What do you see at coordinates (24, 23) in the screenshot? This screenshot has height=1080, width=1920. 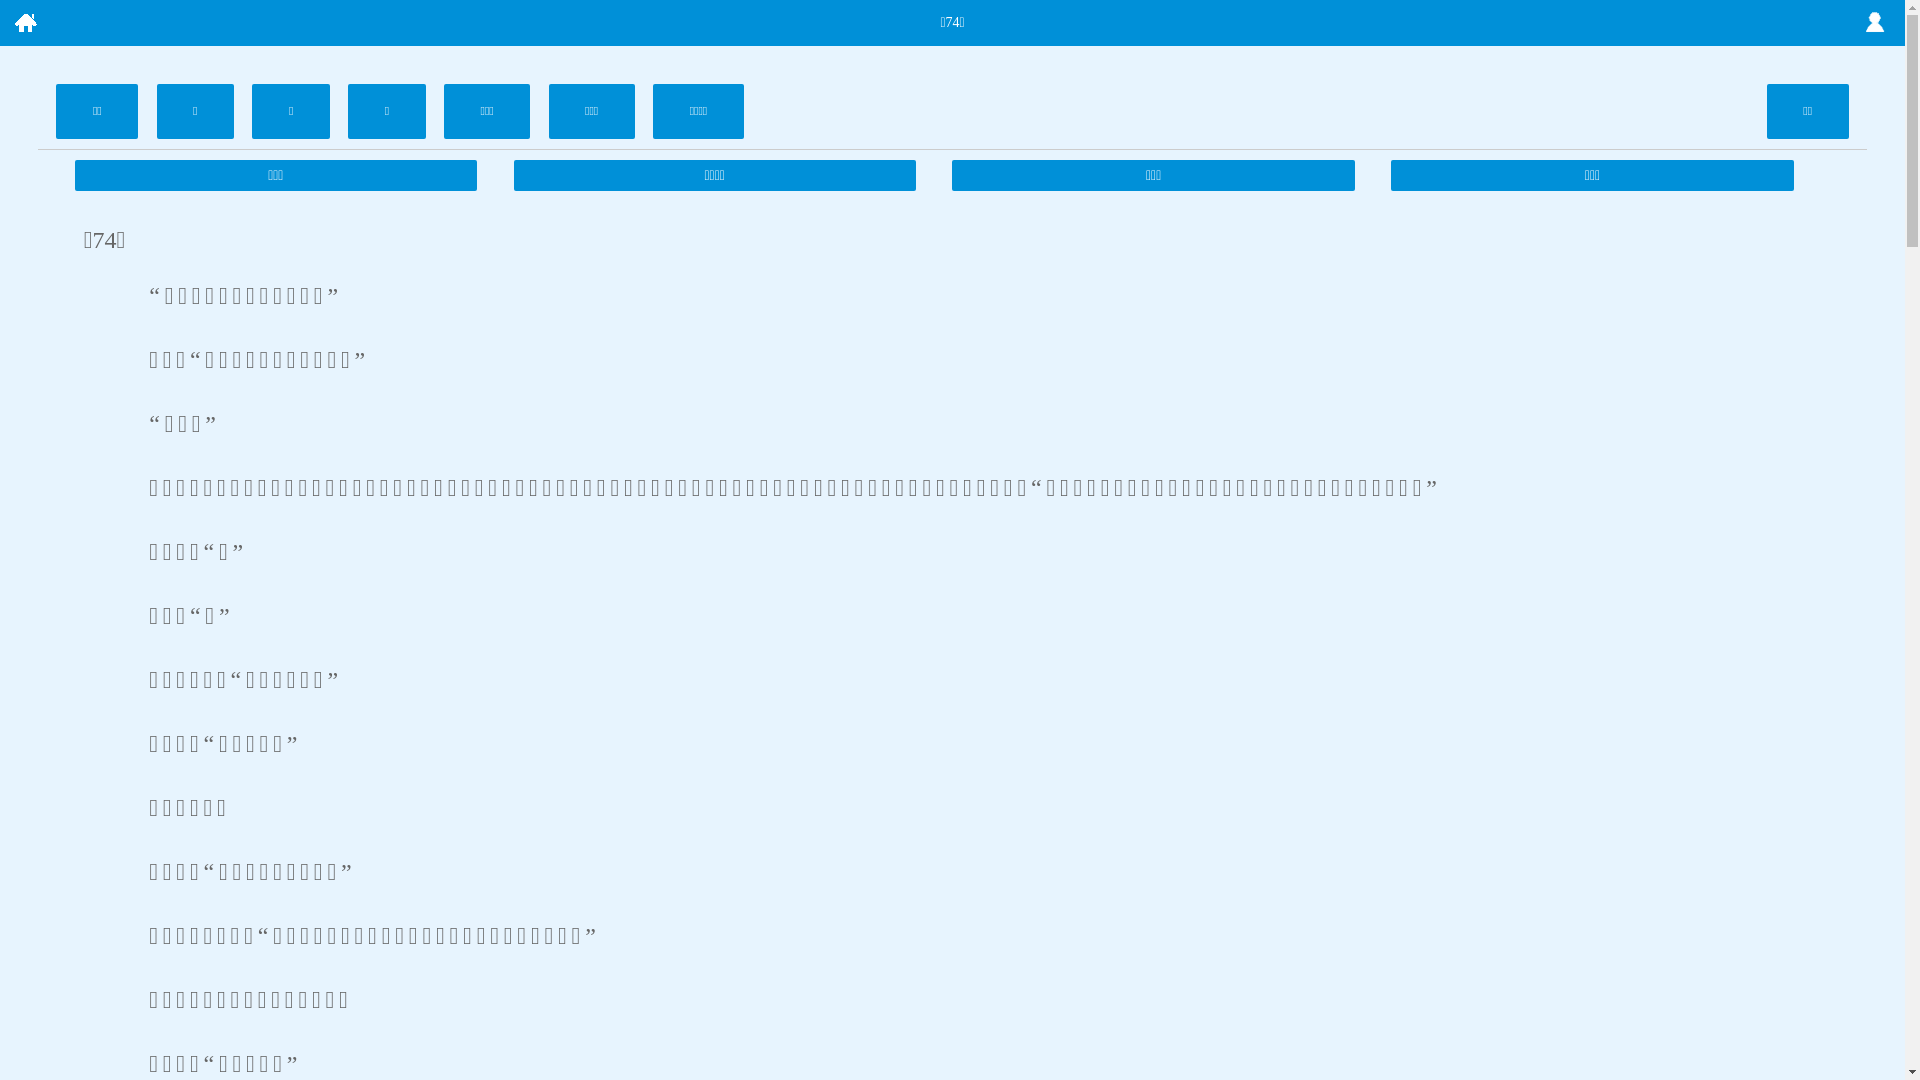 I see `' '` at bounding box center [24, 23].